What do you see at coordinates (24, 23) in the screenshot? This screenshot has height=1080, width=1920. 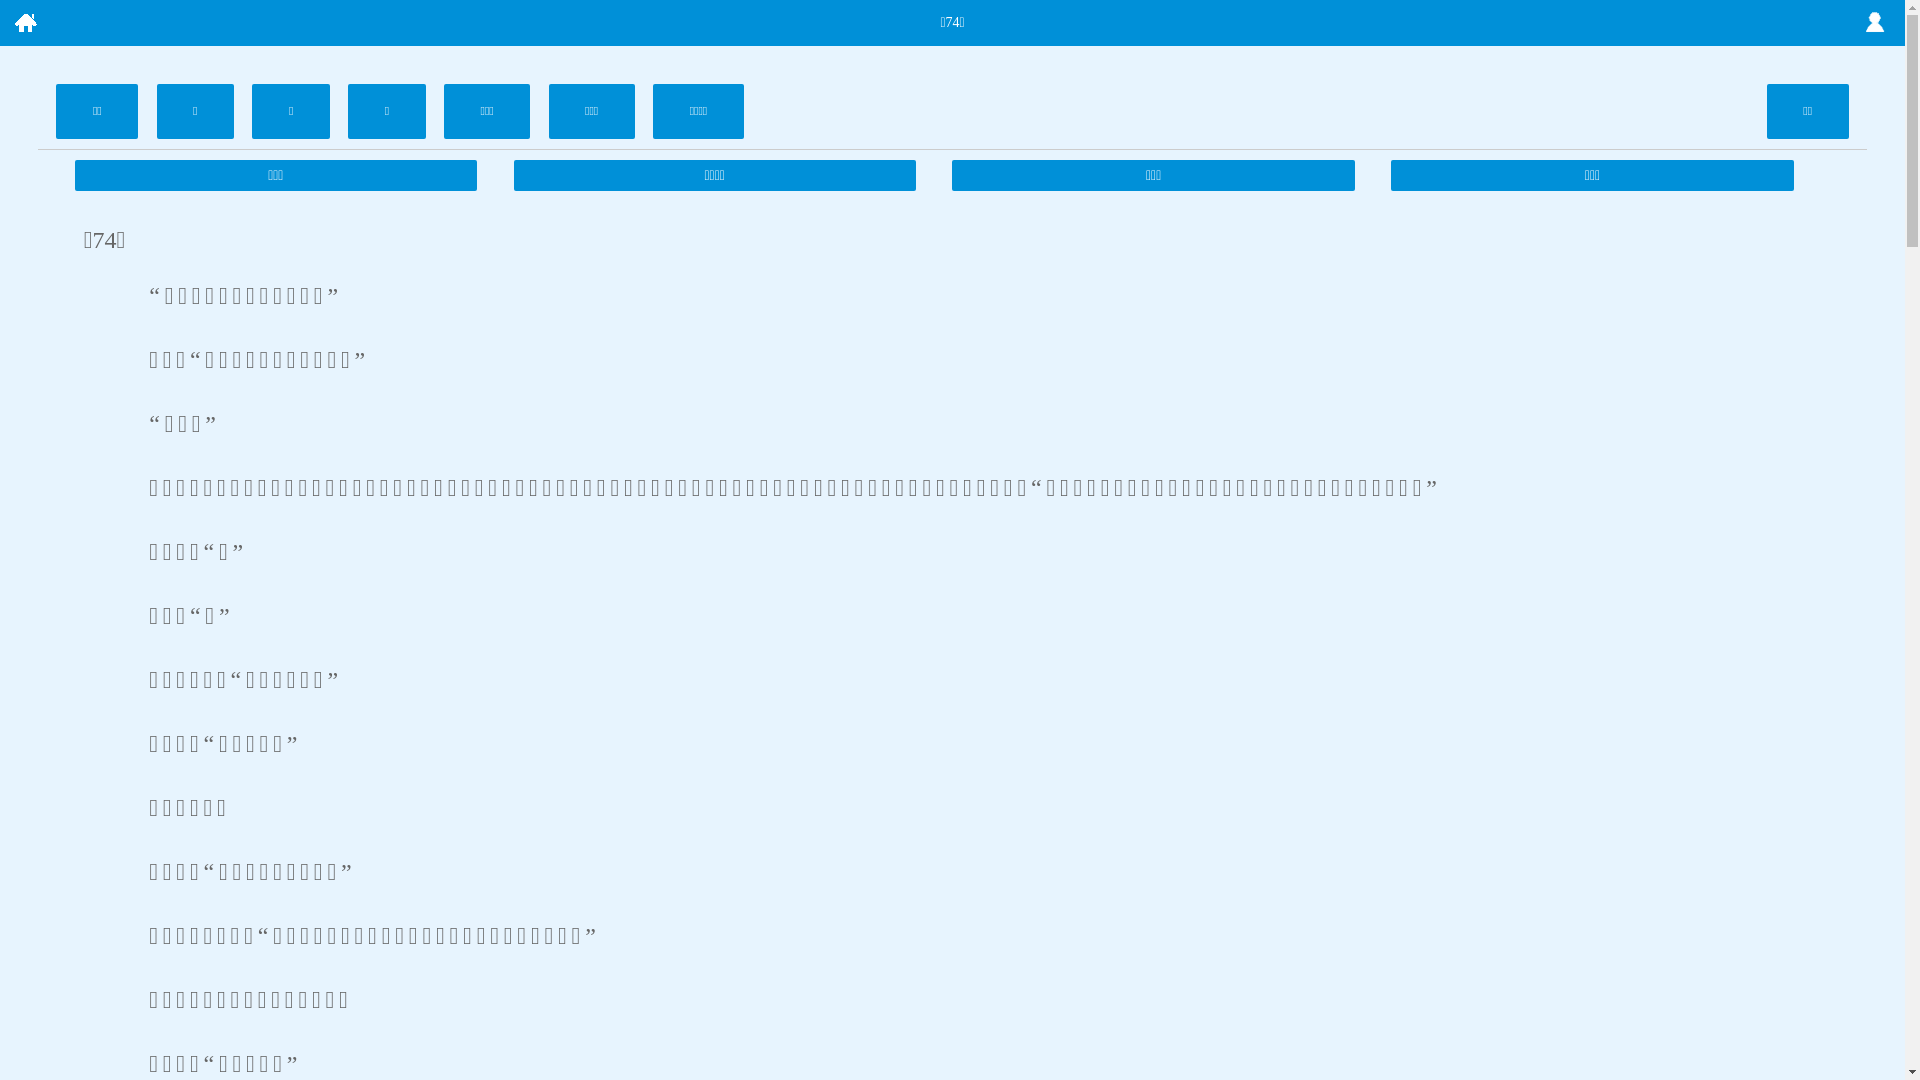 I see `' '` at bounding box center [24, 23].